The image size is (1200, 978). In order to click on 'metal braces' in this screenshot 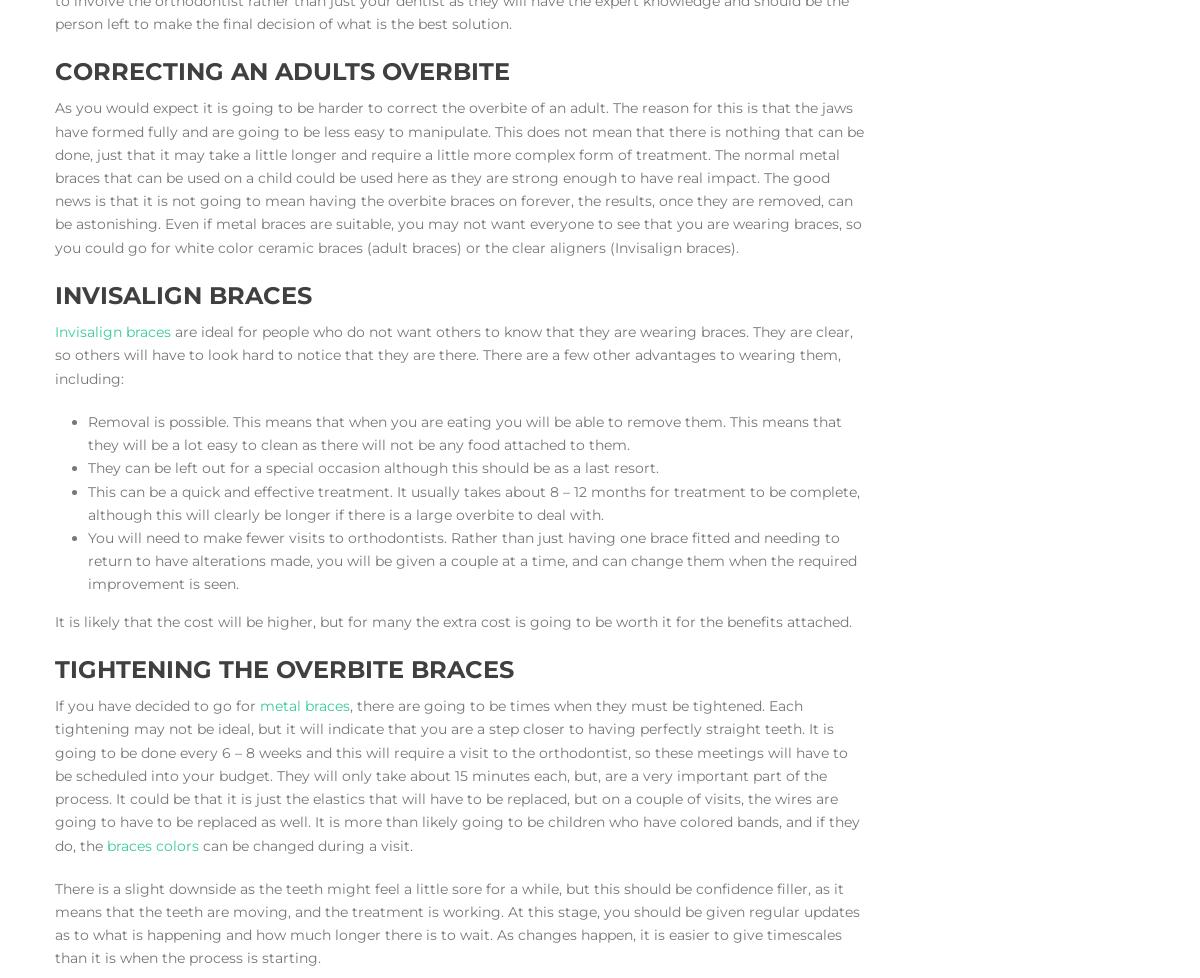, I will do `click(305, 706)`.